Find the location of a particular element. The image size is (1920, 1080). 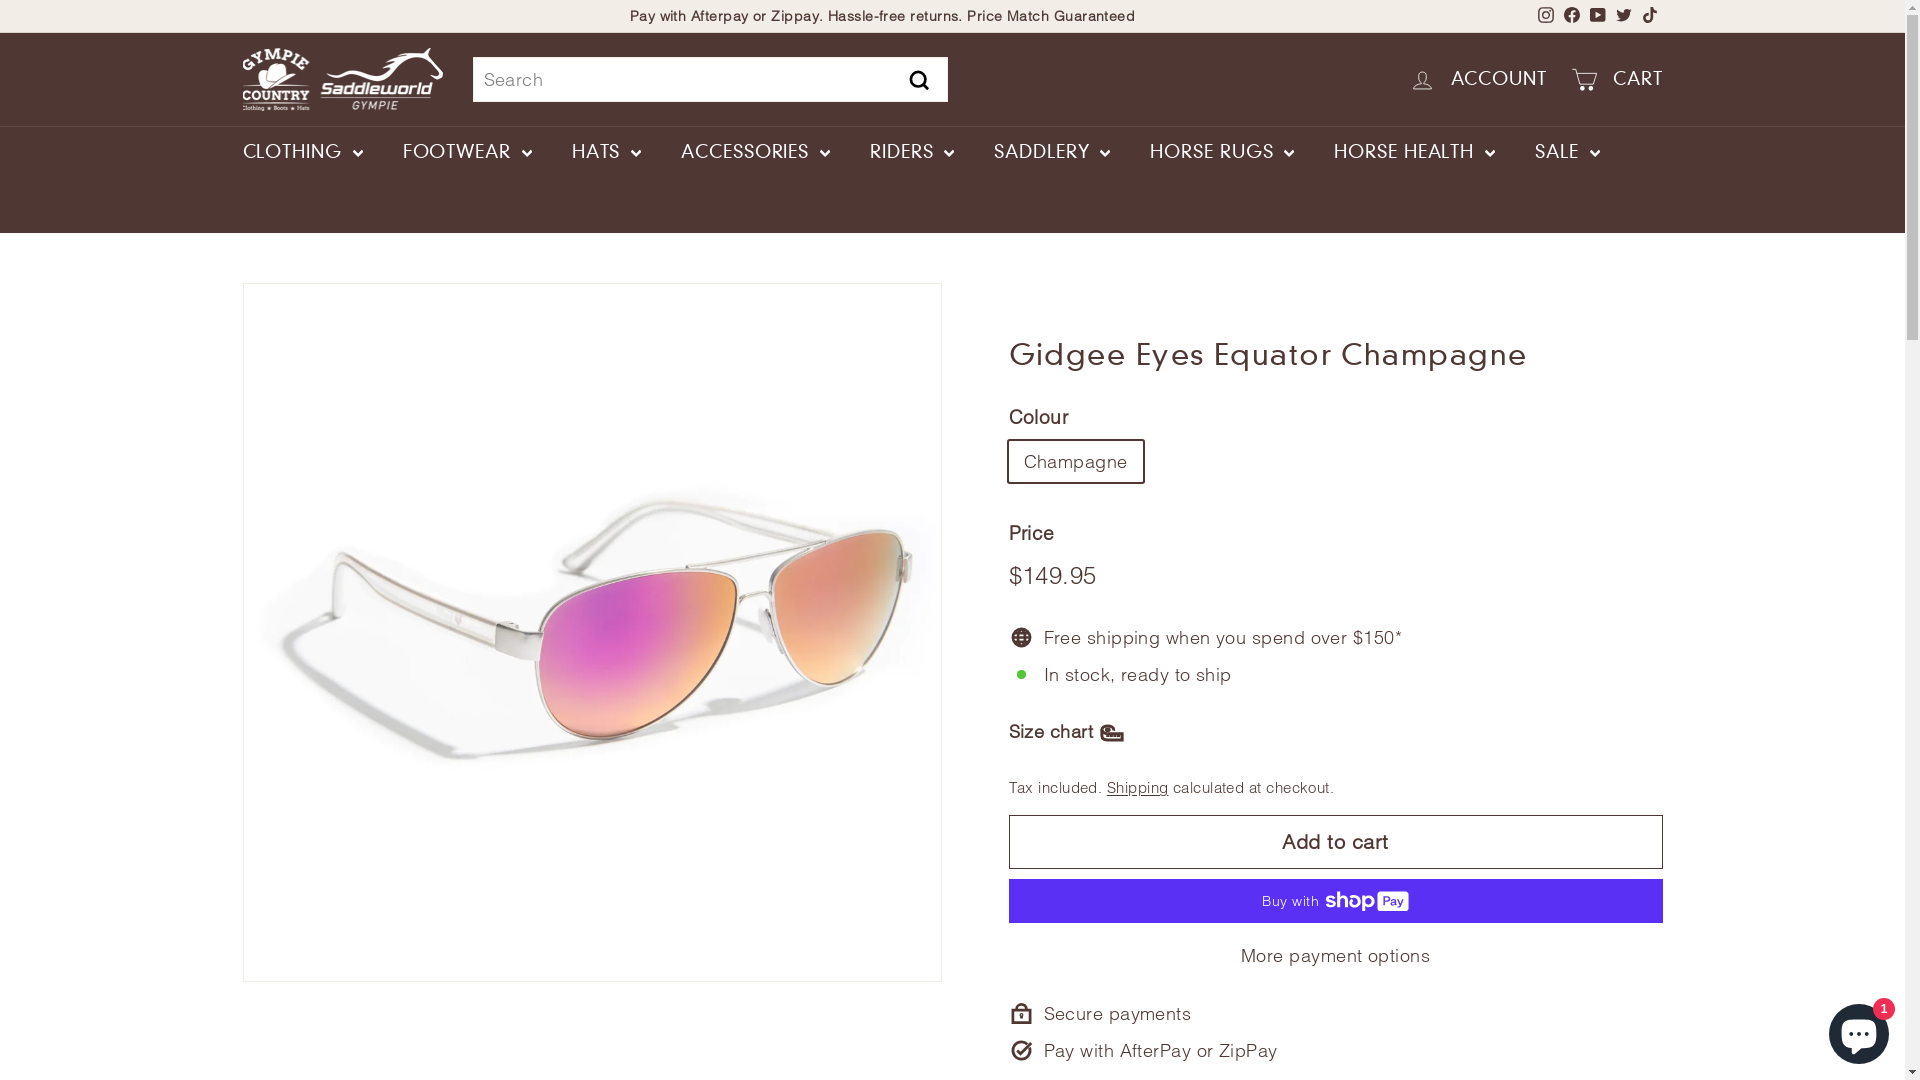

'Add to cart' is located at coordinates (1334, 841).